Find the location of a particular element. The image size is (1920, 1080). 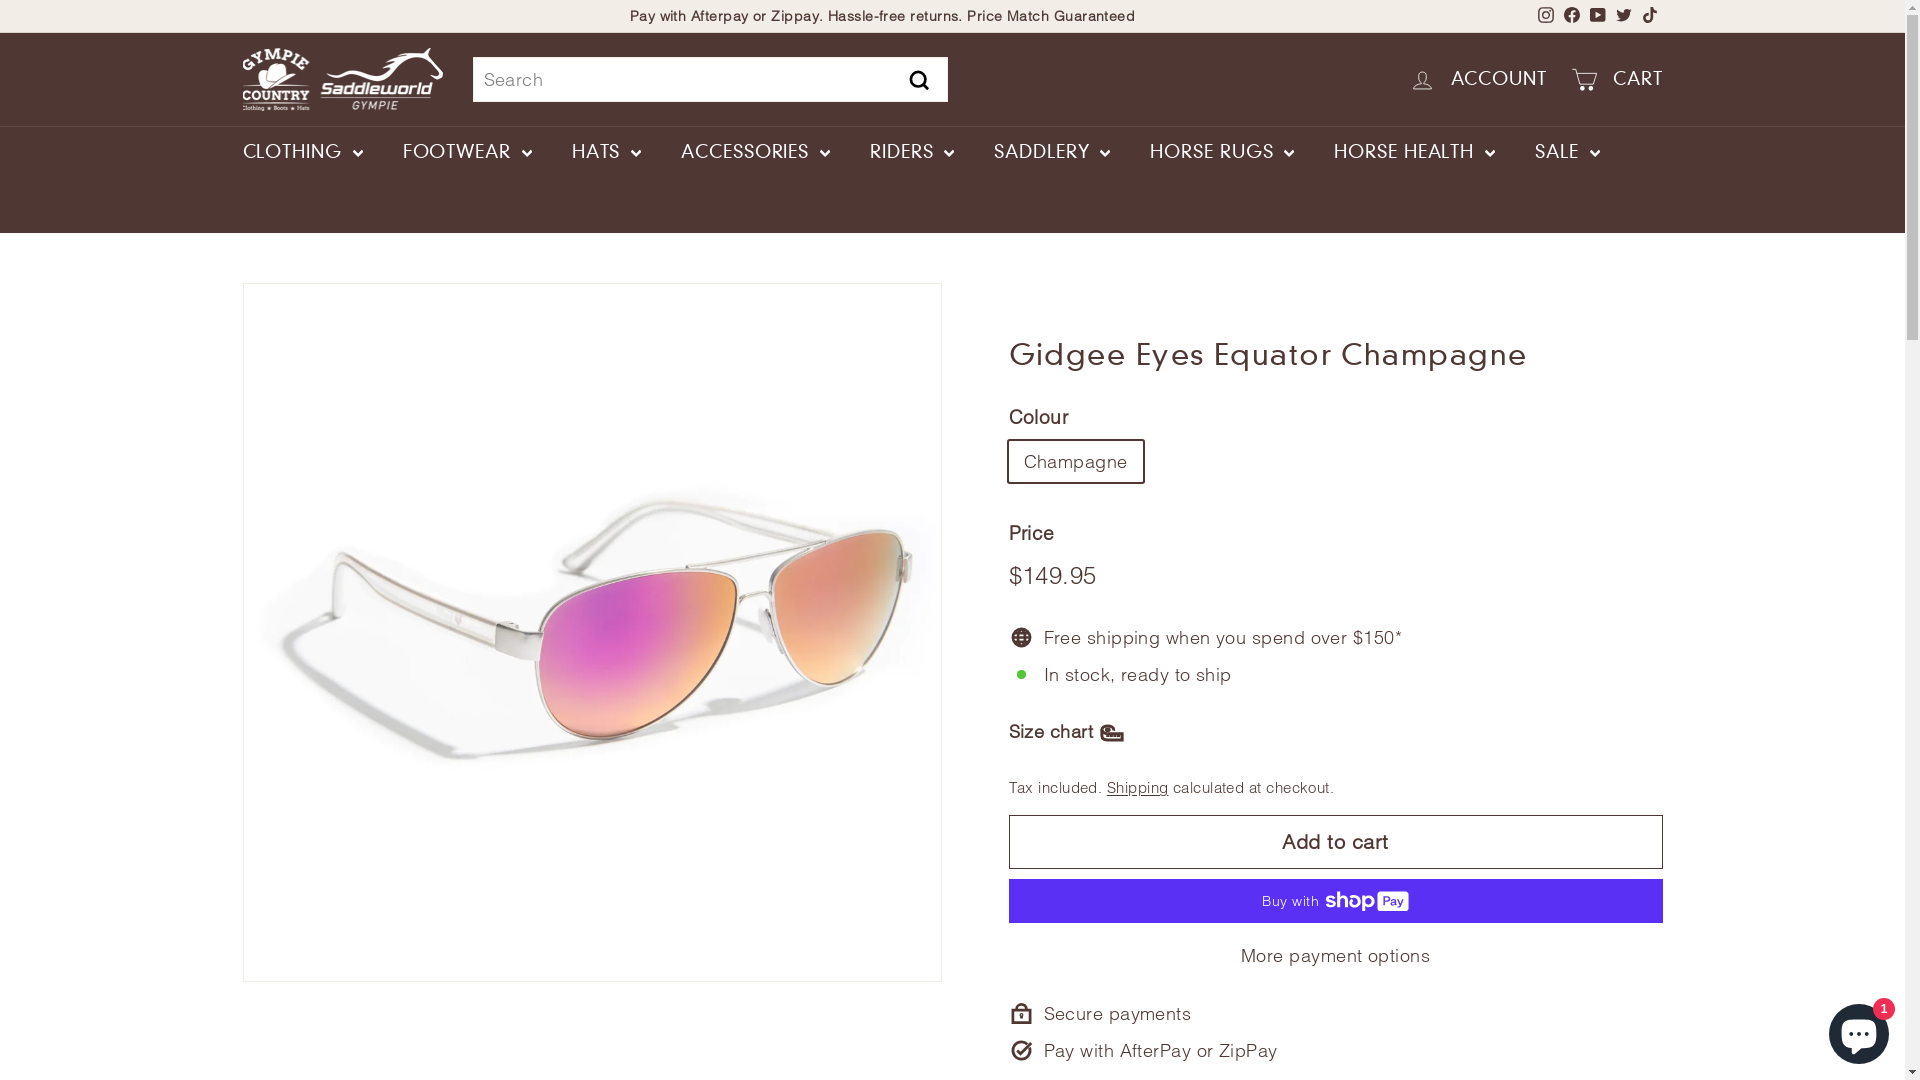

'Add to cart' is located at coordinates (1334, 841).